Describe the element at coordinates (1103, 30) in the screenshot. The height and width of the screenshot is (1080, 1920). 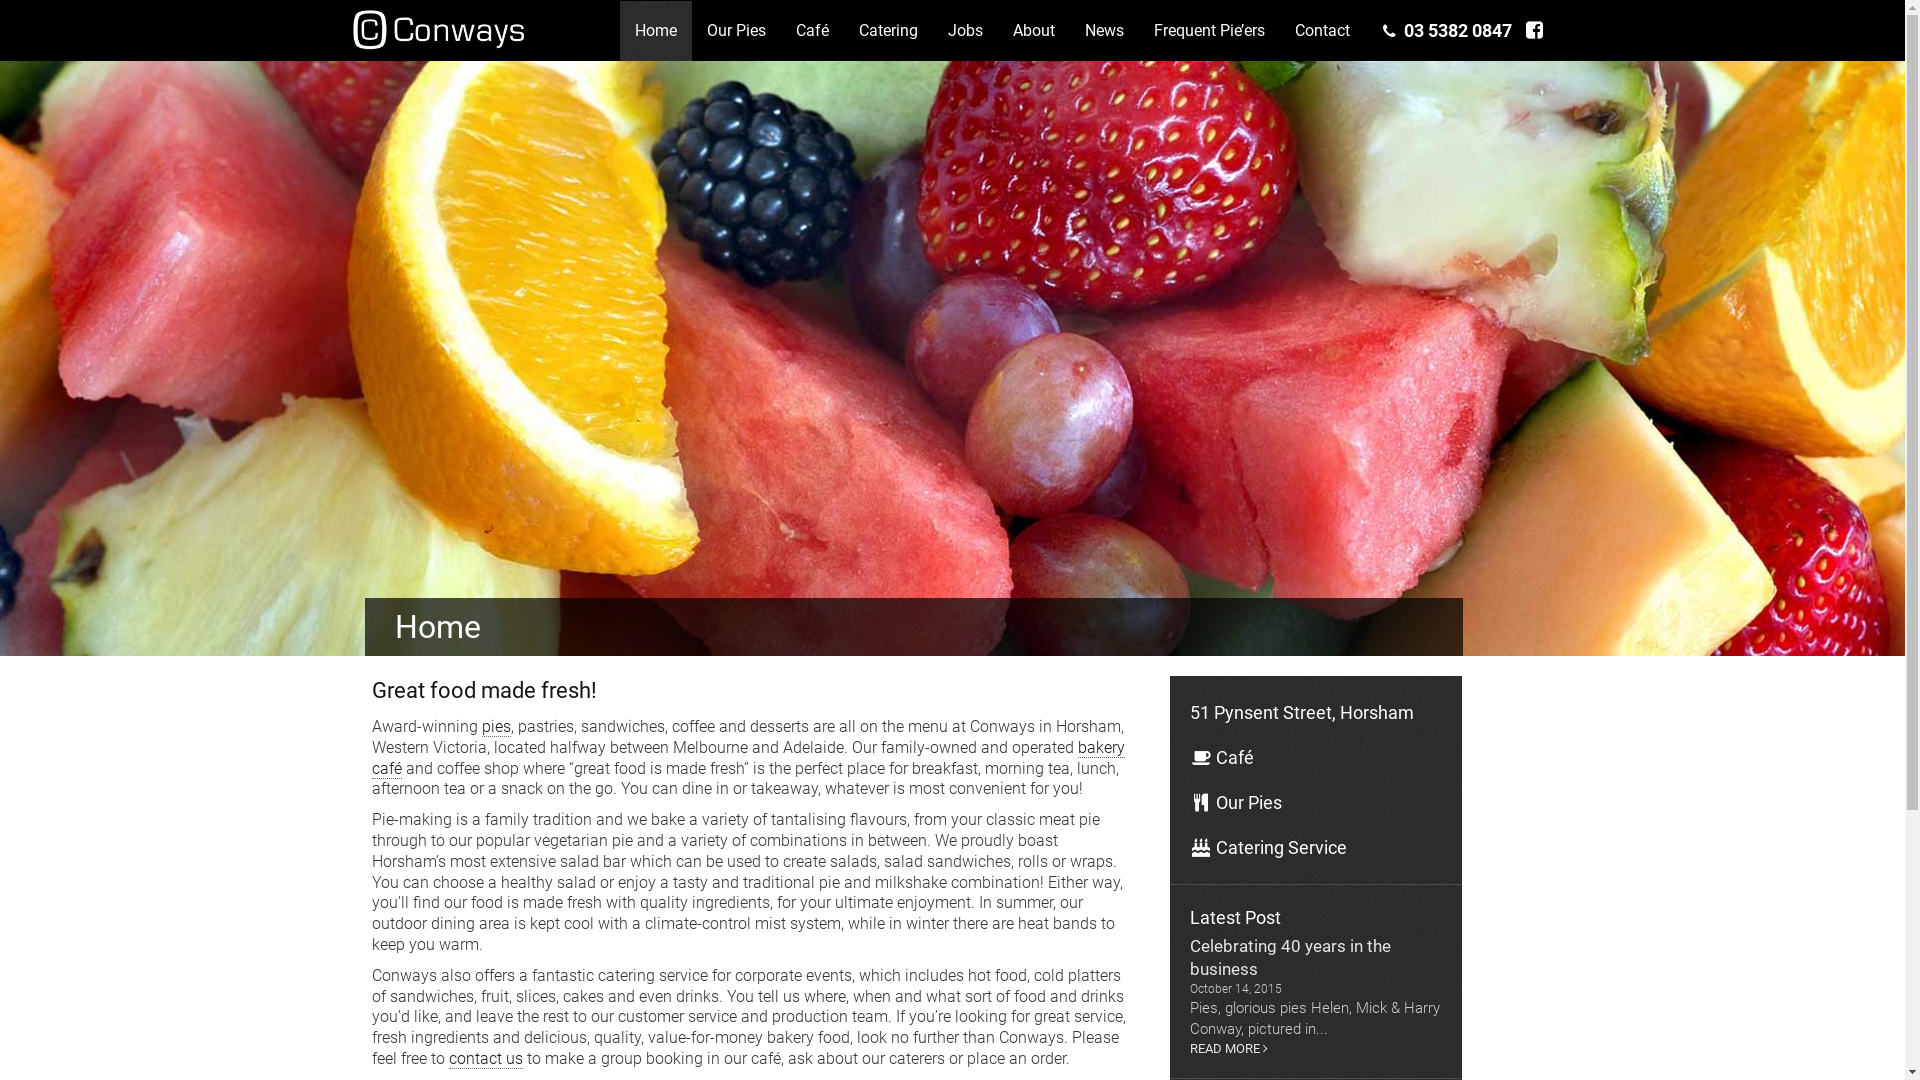
I see `'News'` at that location.